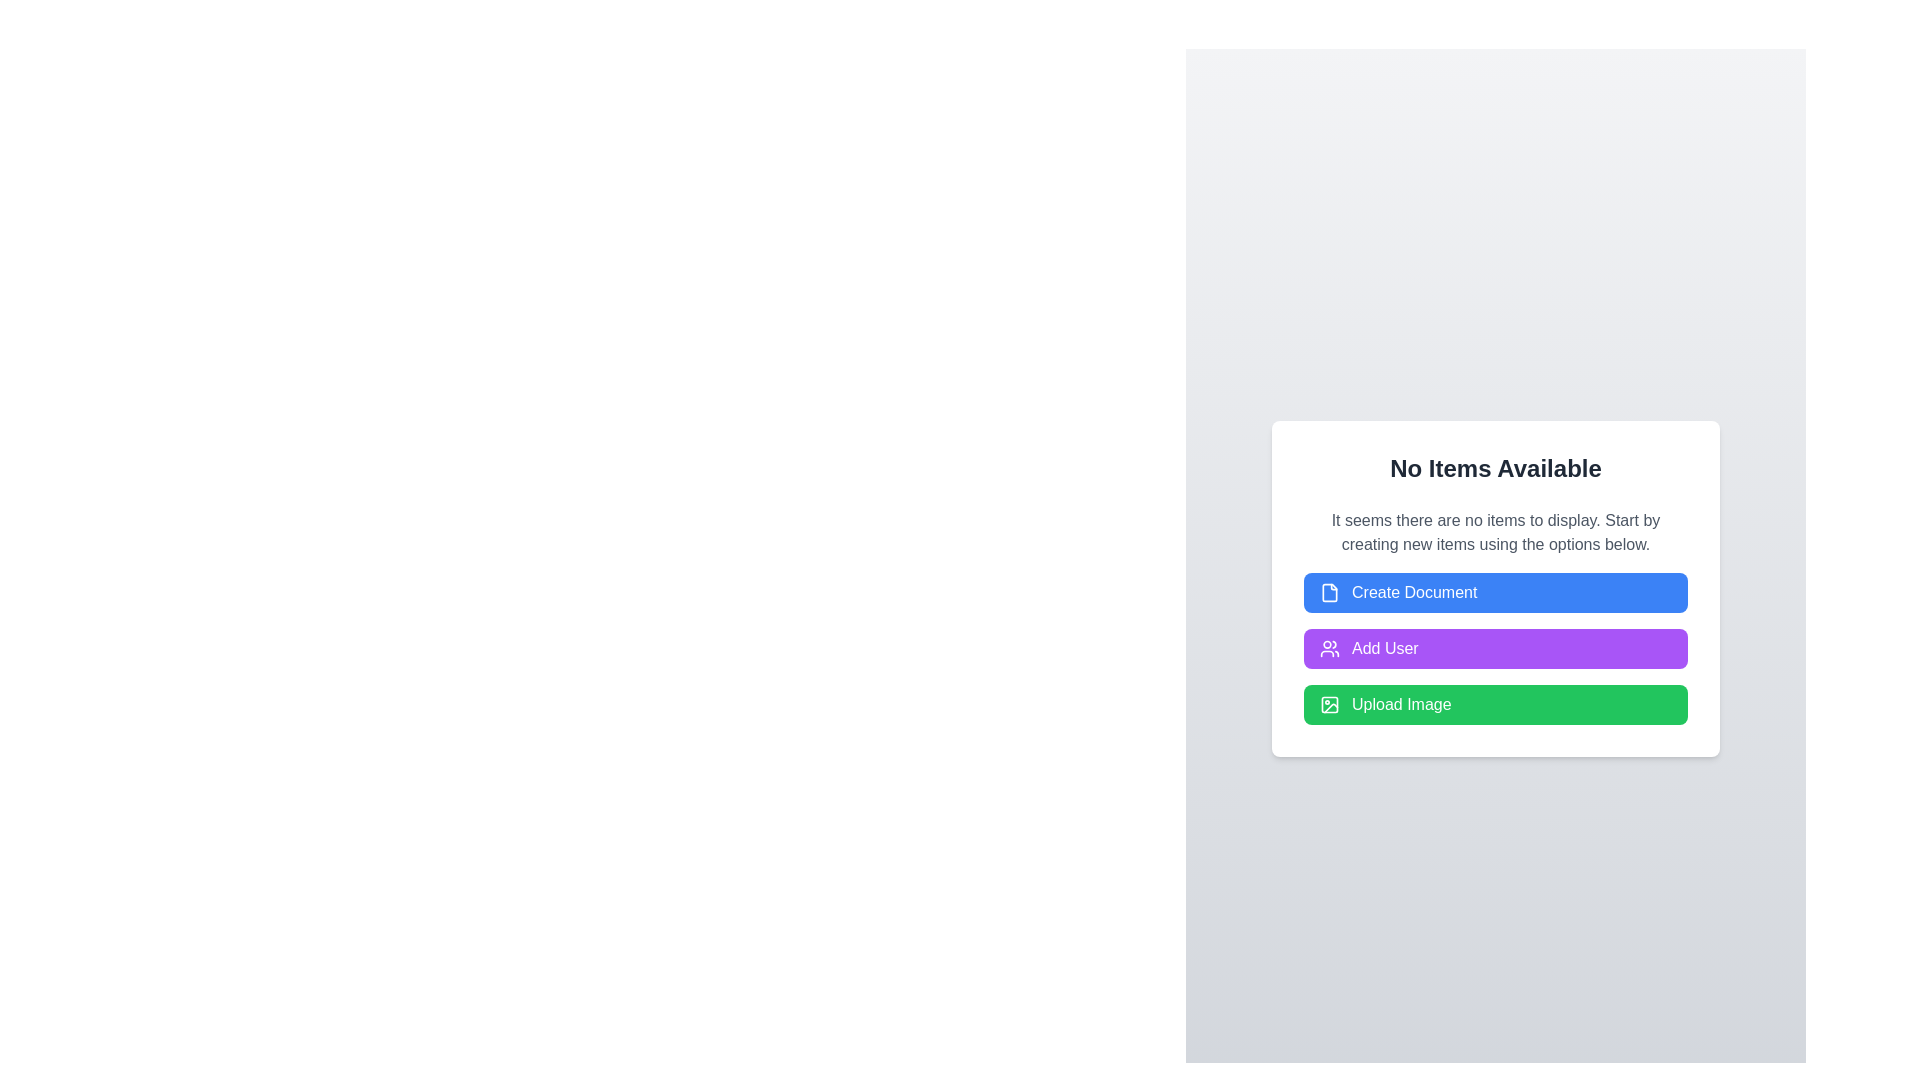  Describe the element at coordinates (1329, 704) in the screenshot. I see `the styling of the decorative shape within the 'Upload Image' button, which is the third button from the top in the user interface card` at that location.